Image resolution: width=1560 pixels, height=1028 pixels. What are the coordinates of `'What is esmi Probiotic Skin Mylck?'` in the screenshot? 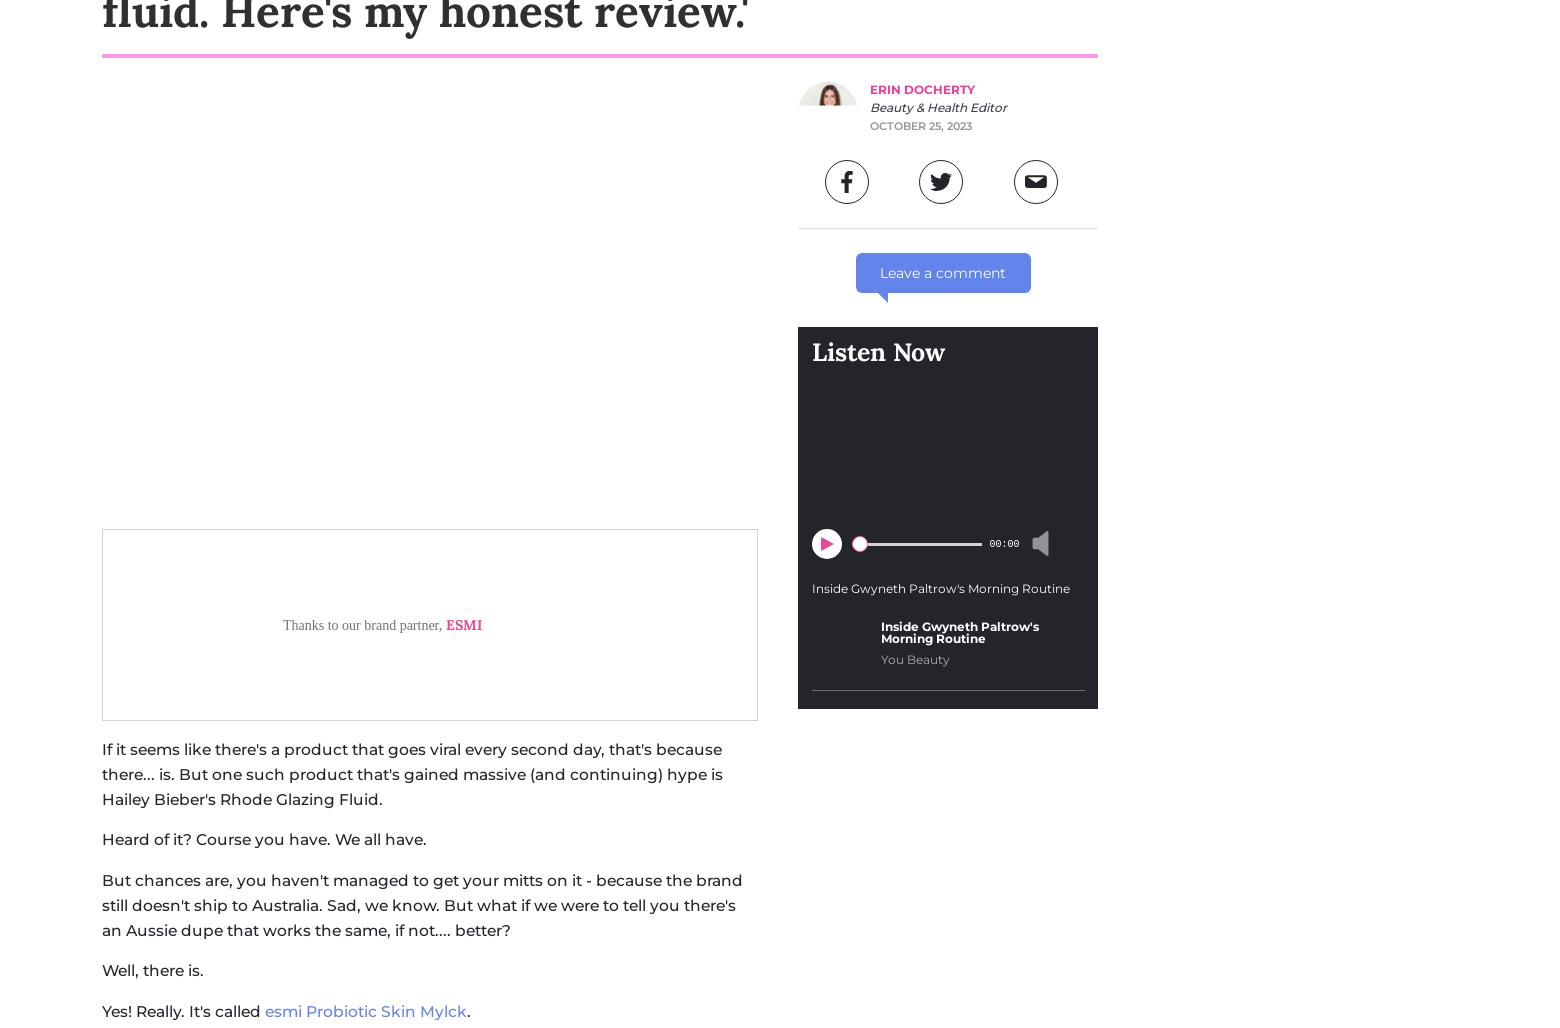 It's located at (101, 527).